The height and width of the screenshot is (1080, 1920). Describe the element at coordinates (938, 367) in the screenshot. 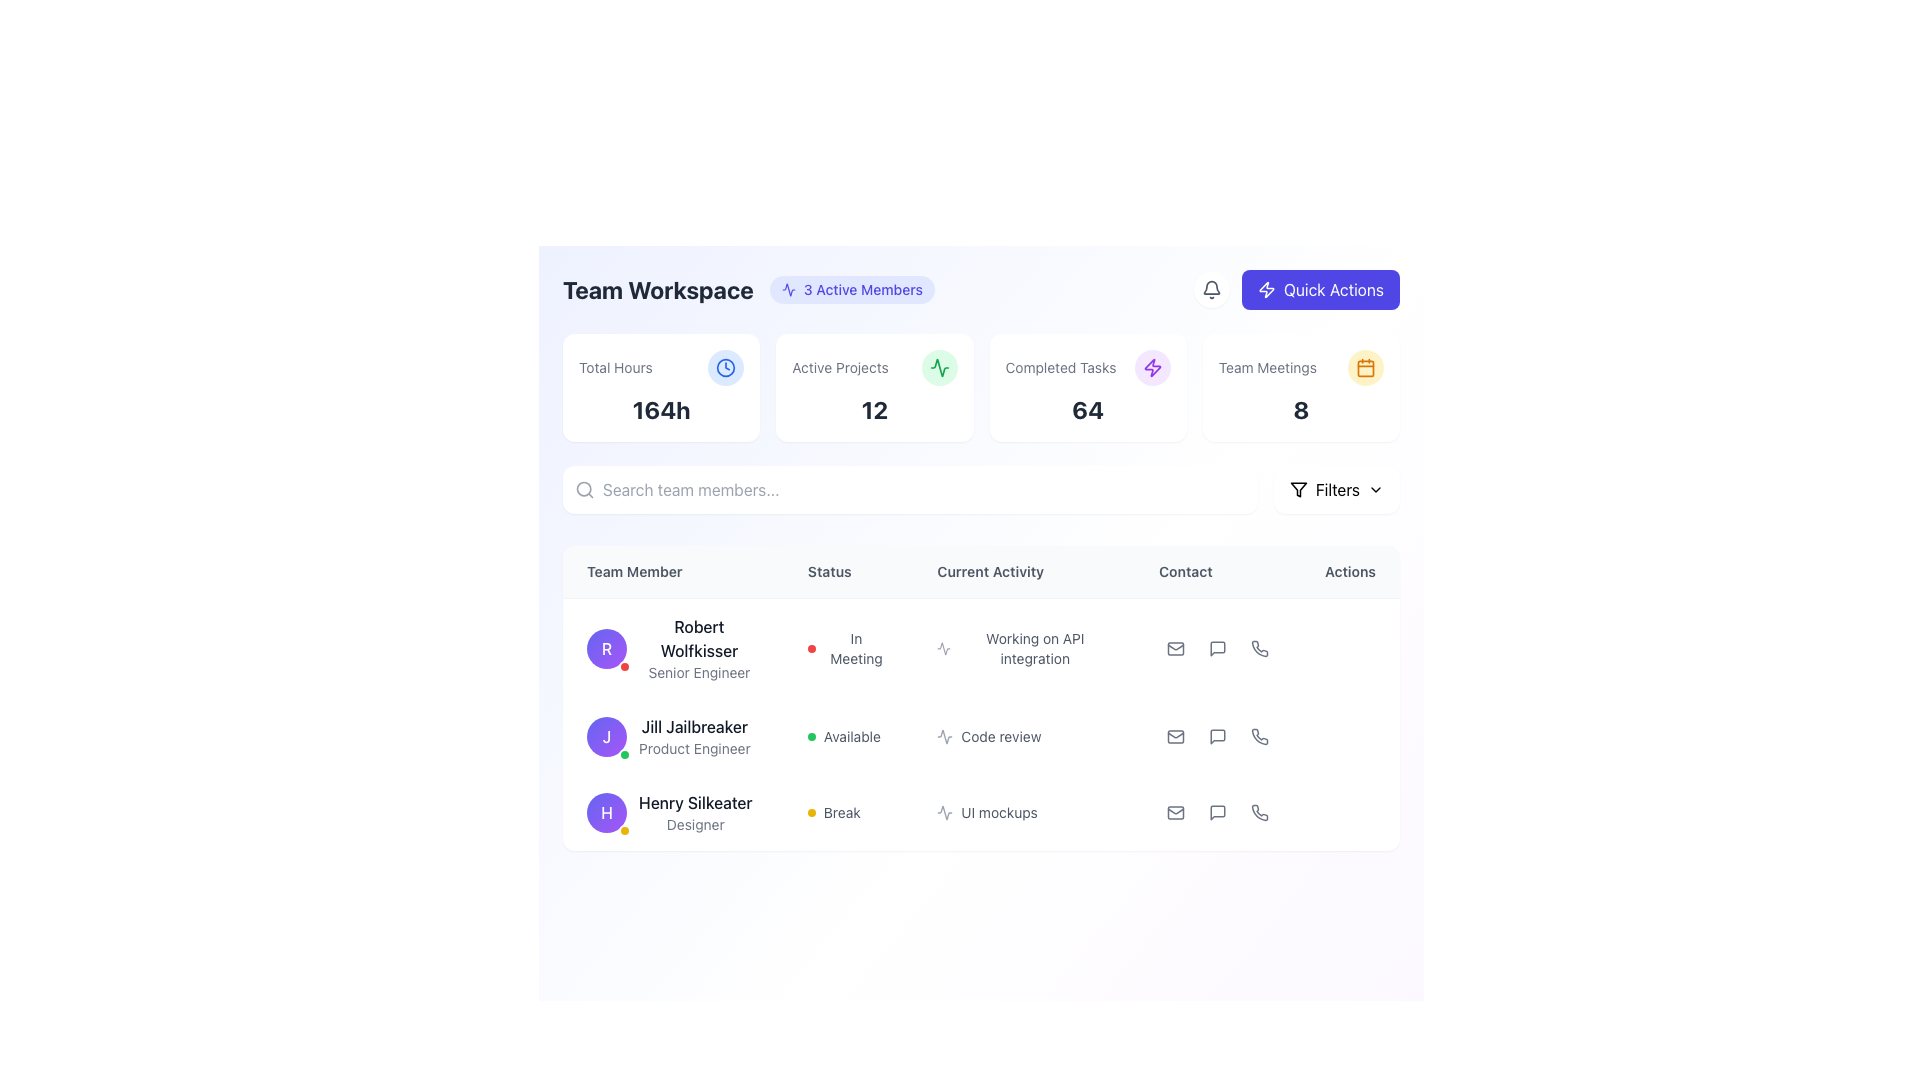

I see `the decorative icon that enhances the 'Active Projects' card in the 'Team Workspace' section, located to the right of the '12' number representing active projects` at that location.